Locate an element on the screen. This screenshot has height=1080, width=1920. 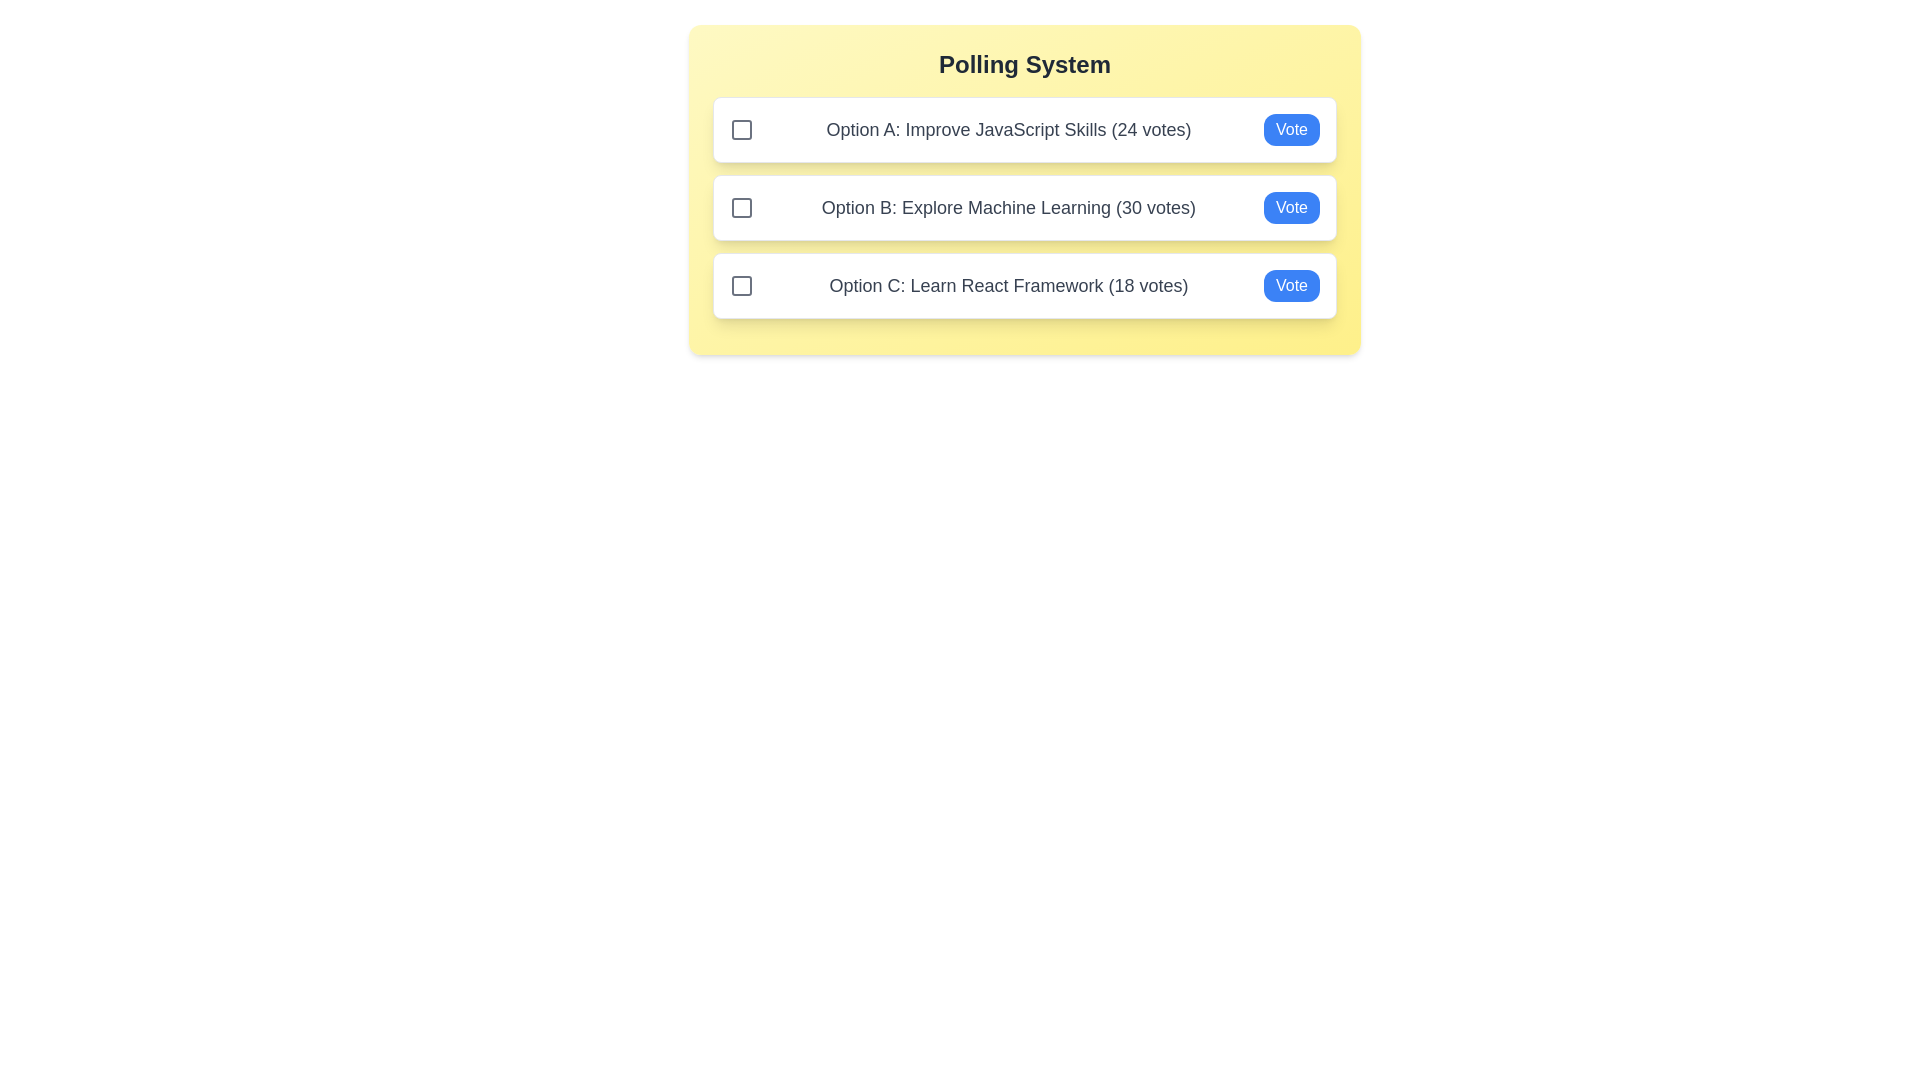
the 'Vote' button for Option B to increase its vote count is located at coordinates (1291, 208).